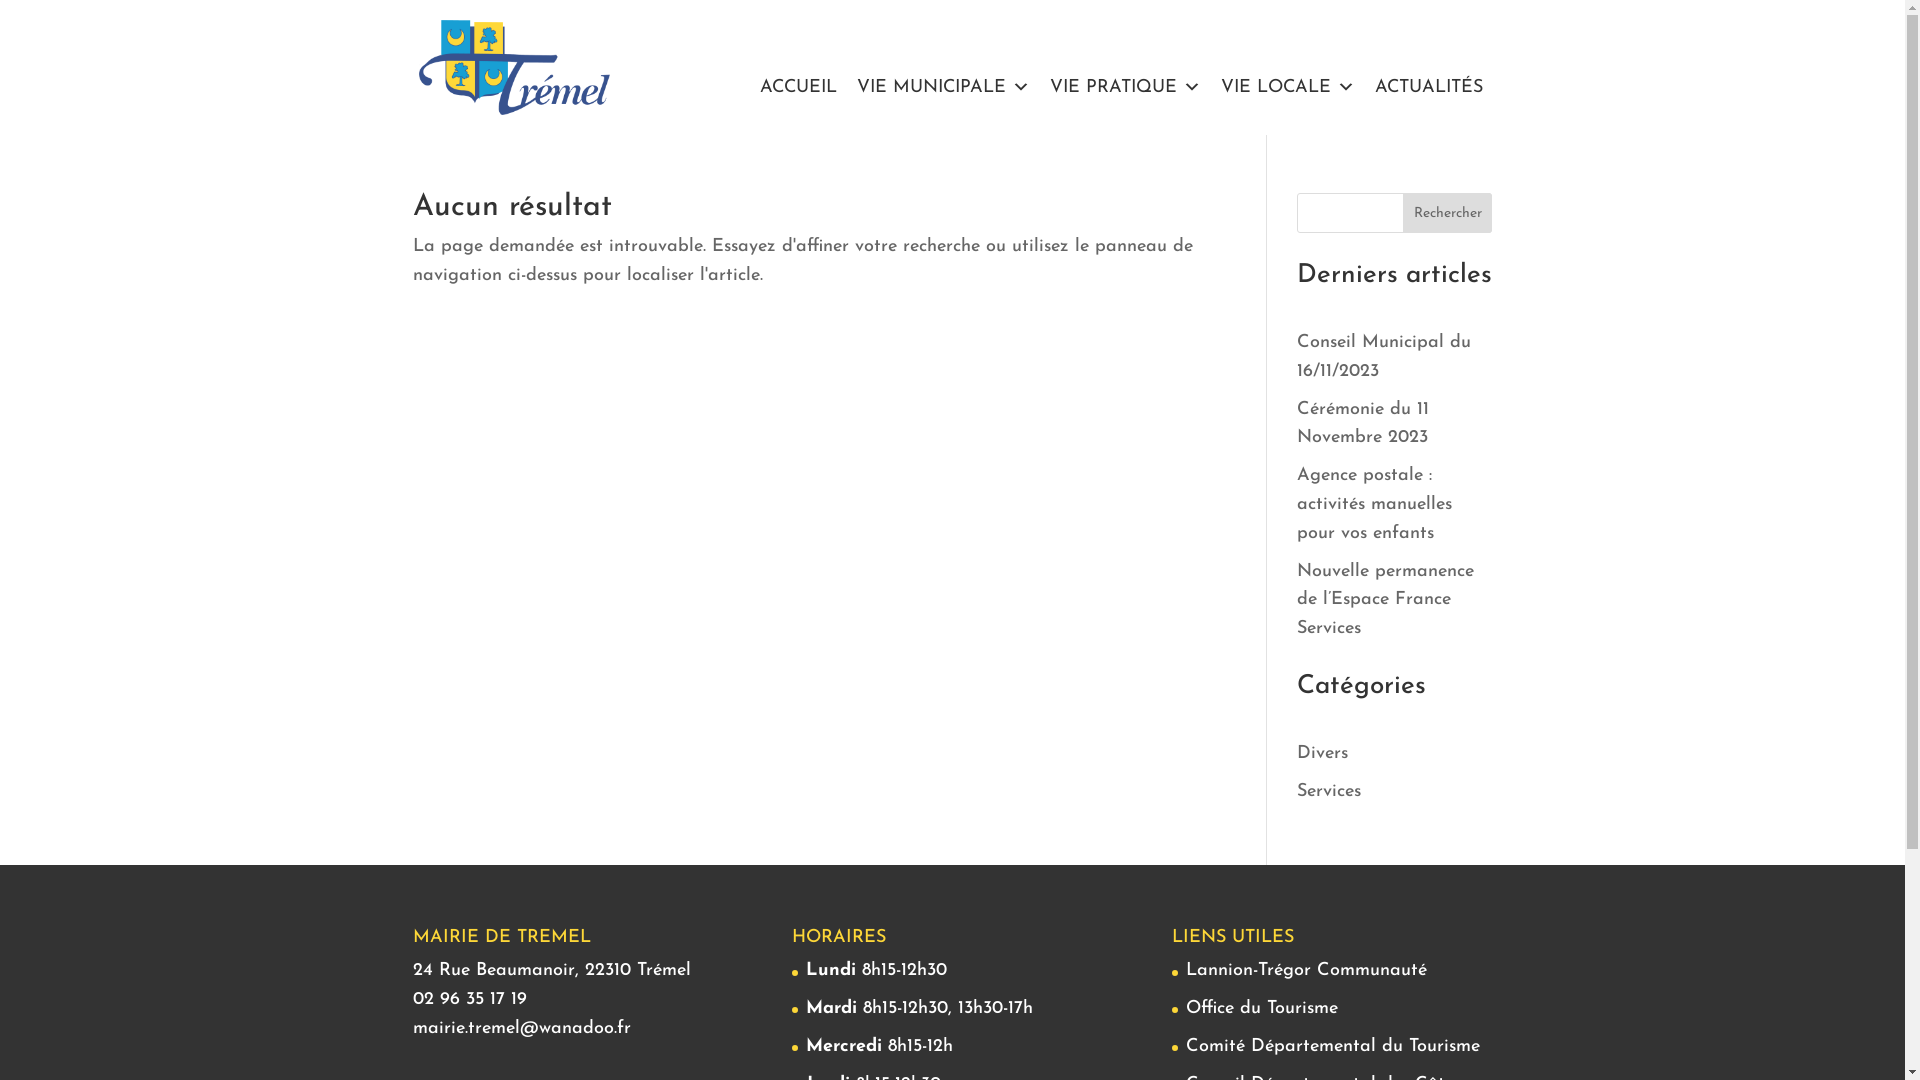 The image size is (1920, 1080). Describe the element at coordinates (468, 999) in the screenshot. I see `'02 96 35 17 19'` at that location.